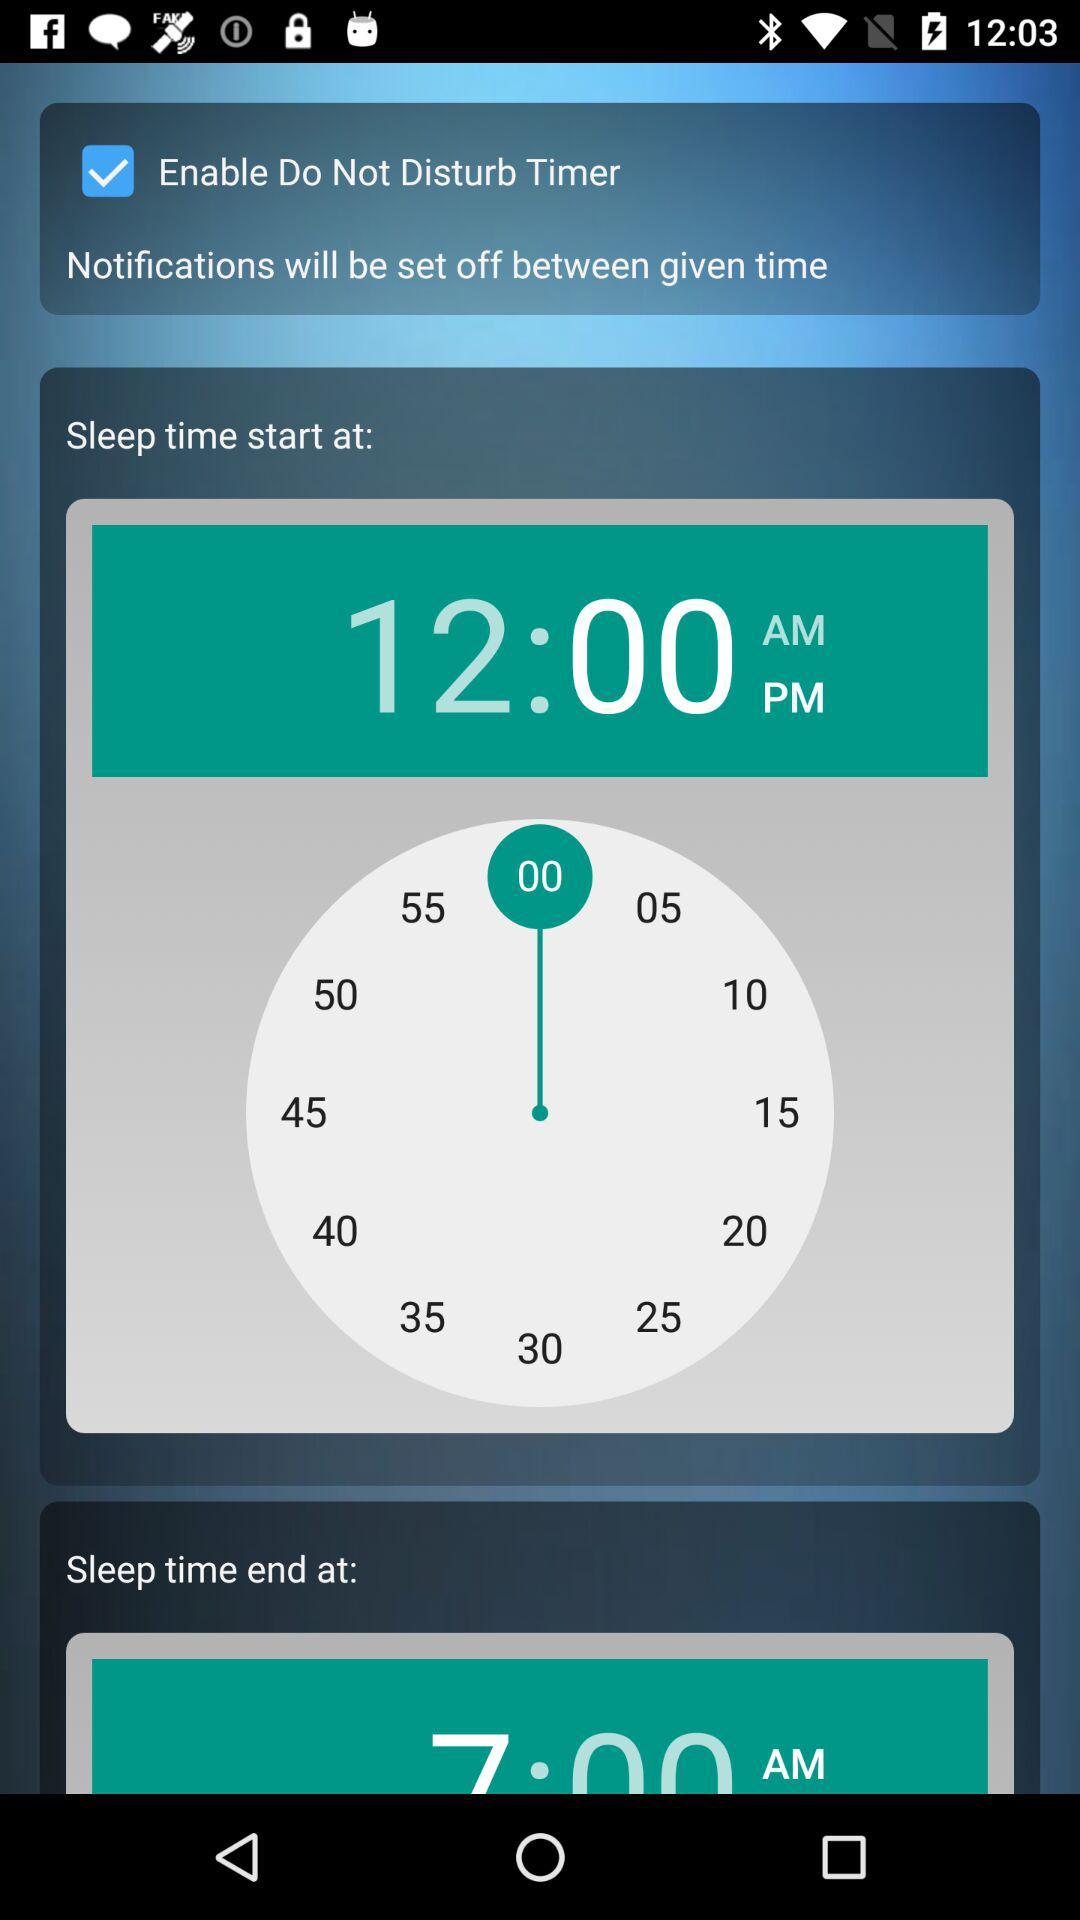  What do you see at coordinates (342, 171) in the screenshot?
I see `icon above the notifications will be item` at bounding box center [342, 171].